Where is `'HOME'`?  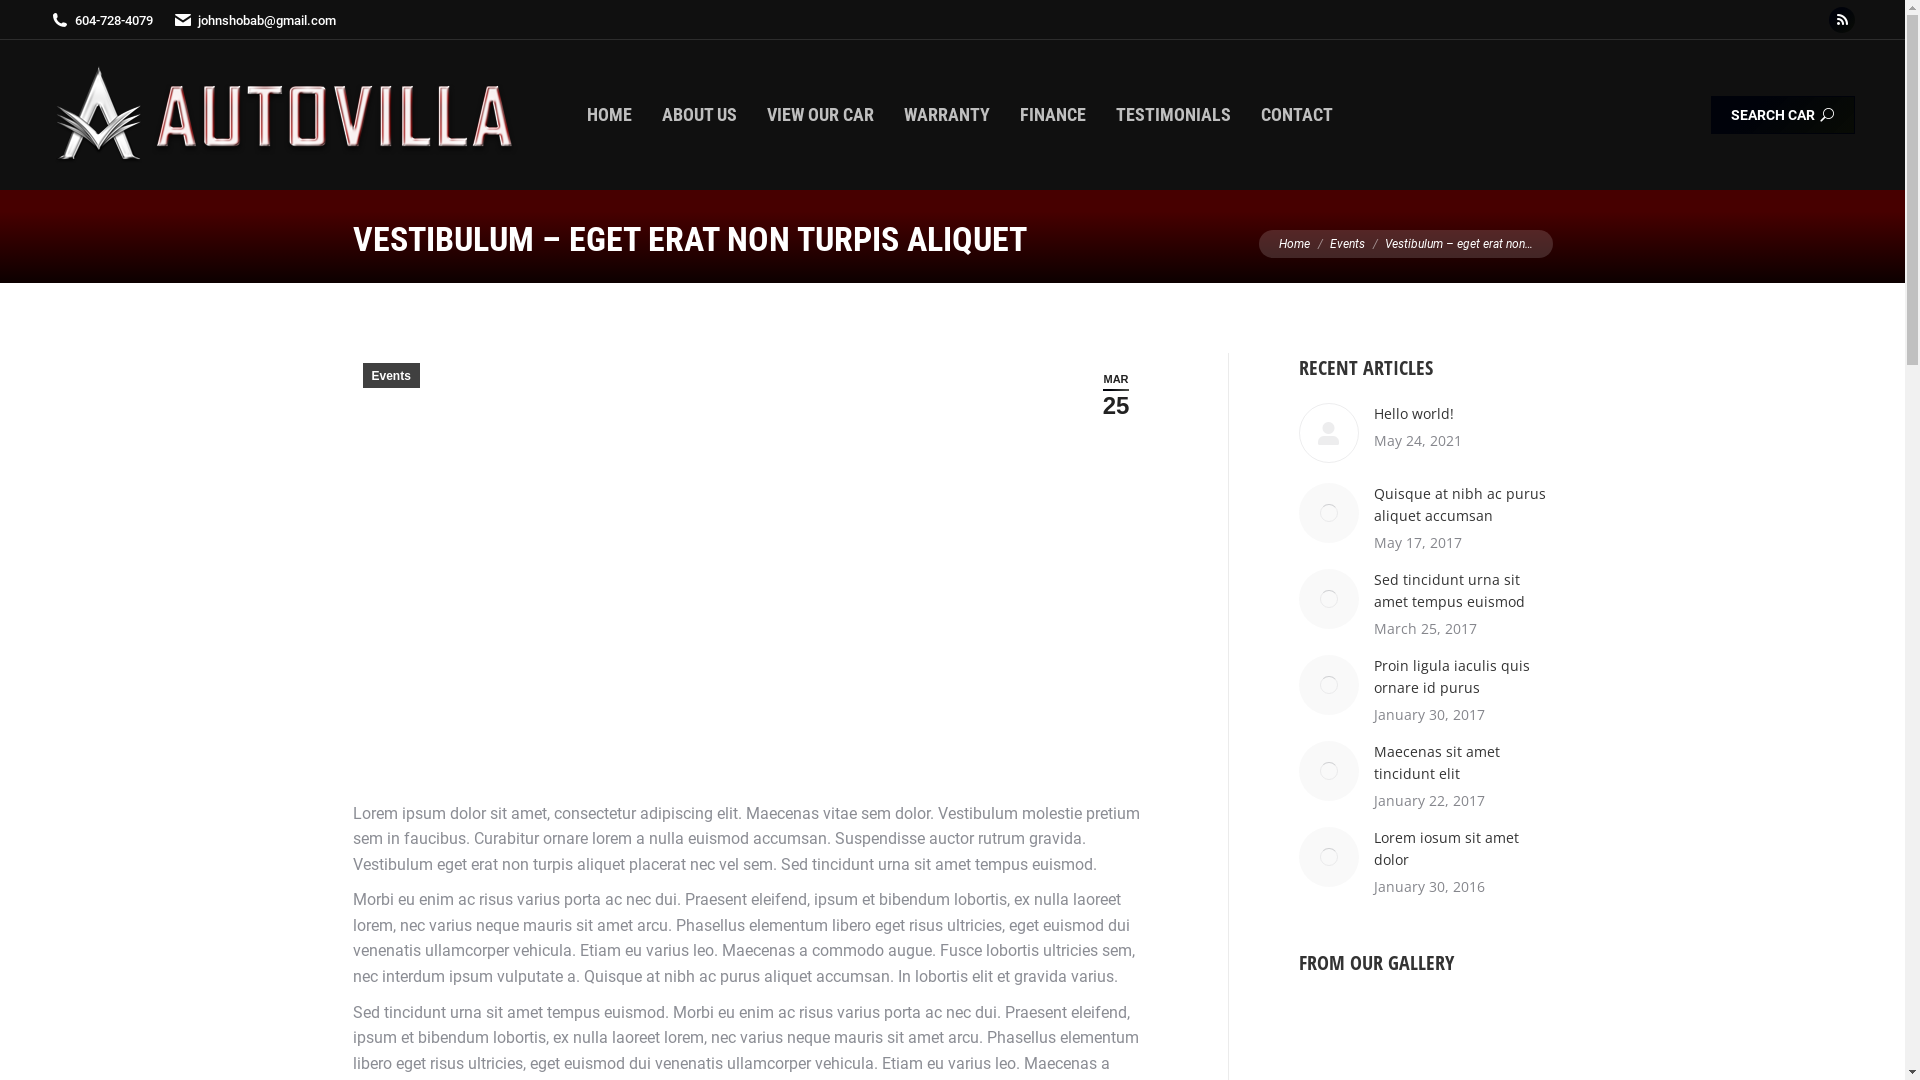
'HOME' is located at coordinates (608, 115).